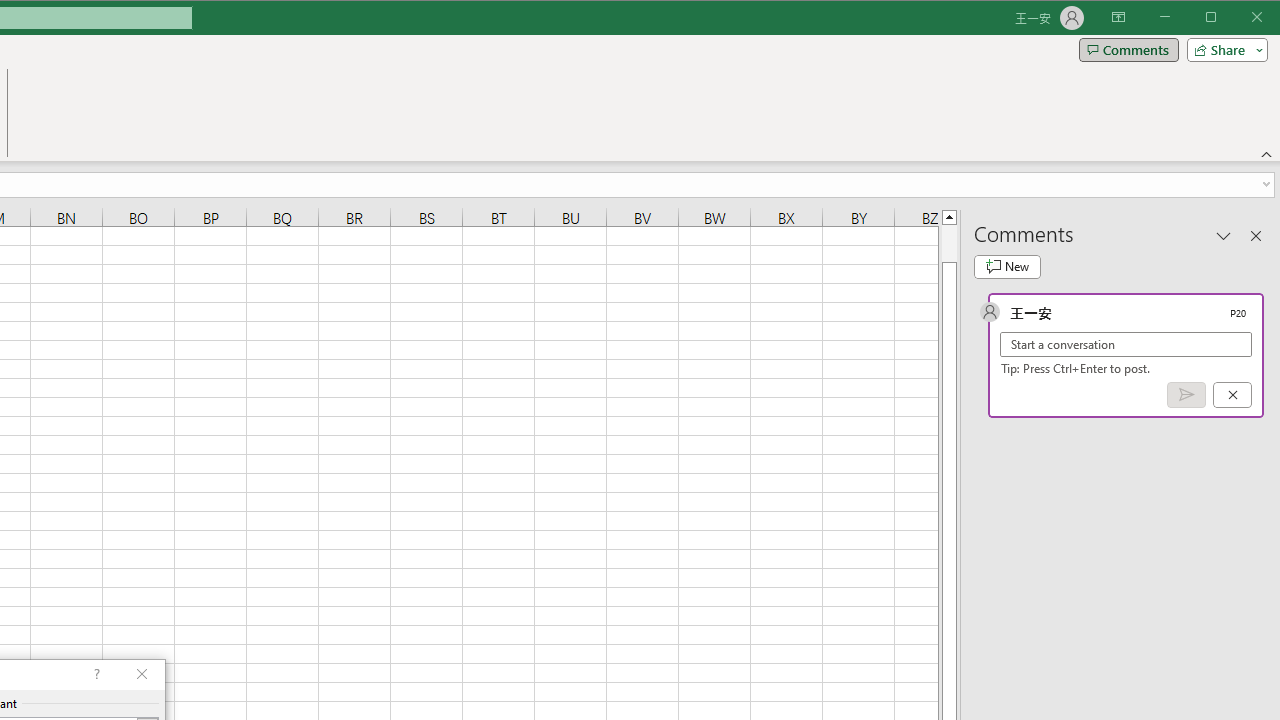 The width and height of the screenshot is (1280, 720). I want to click on 'Task Pane Options', so click(1223, 234).